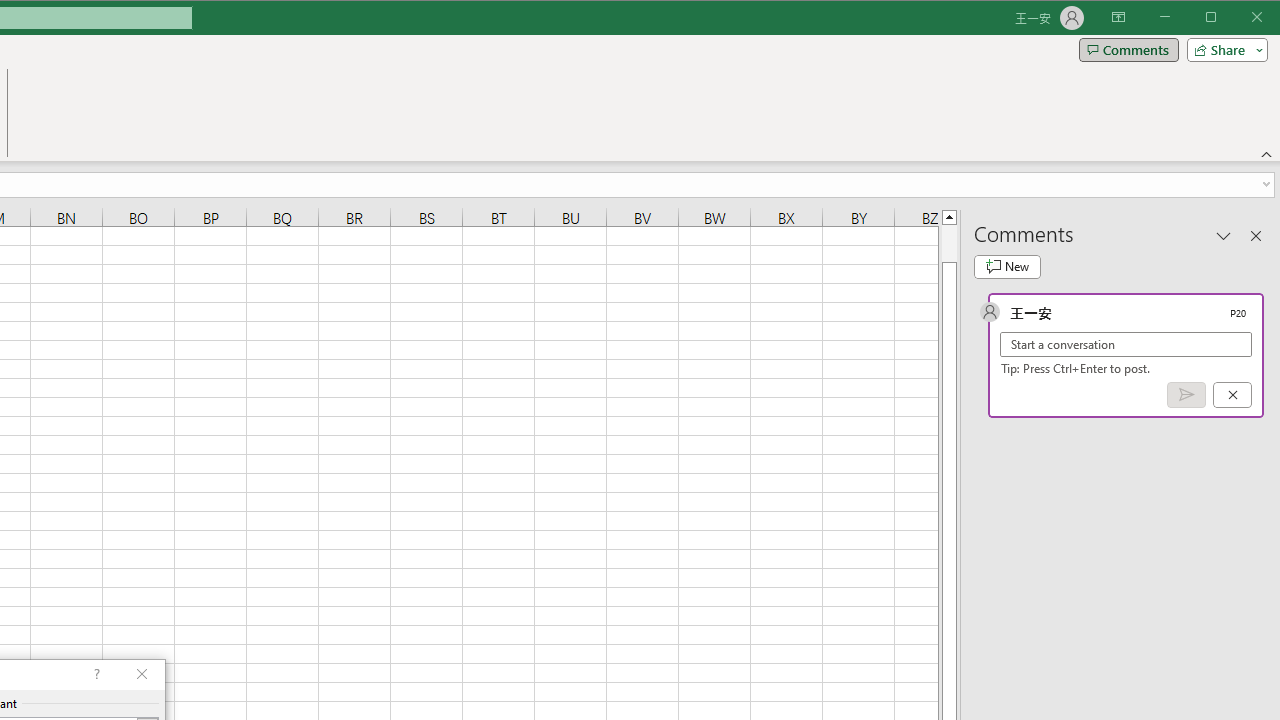 The width and height of the screenshot is (1280, 720). I want to click on 'Task Pane Options', so click(1223, 234).